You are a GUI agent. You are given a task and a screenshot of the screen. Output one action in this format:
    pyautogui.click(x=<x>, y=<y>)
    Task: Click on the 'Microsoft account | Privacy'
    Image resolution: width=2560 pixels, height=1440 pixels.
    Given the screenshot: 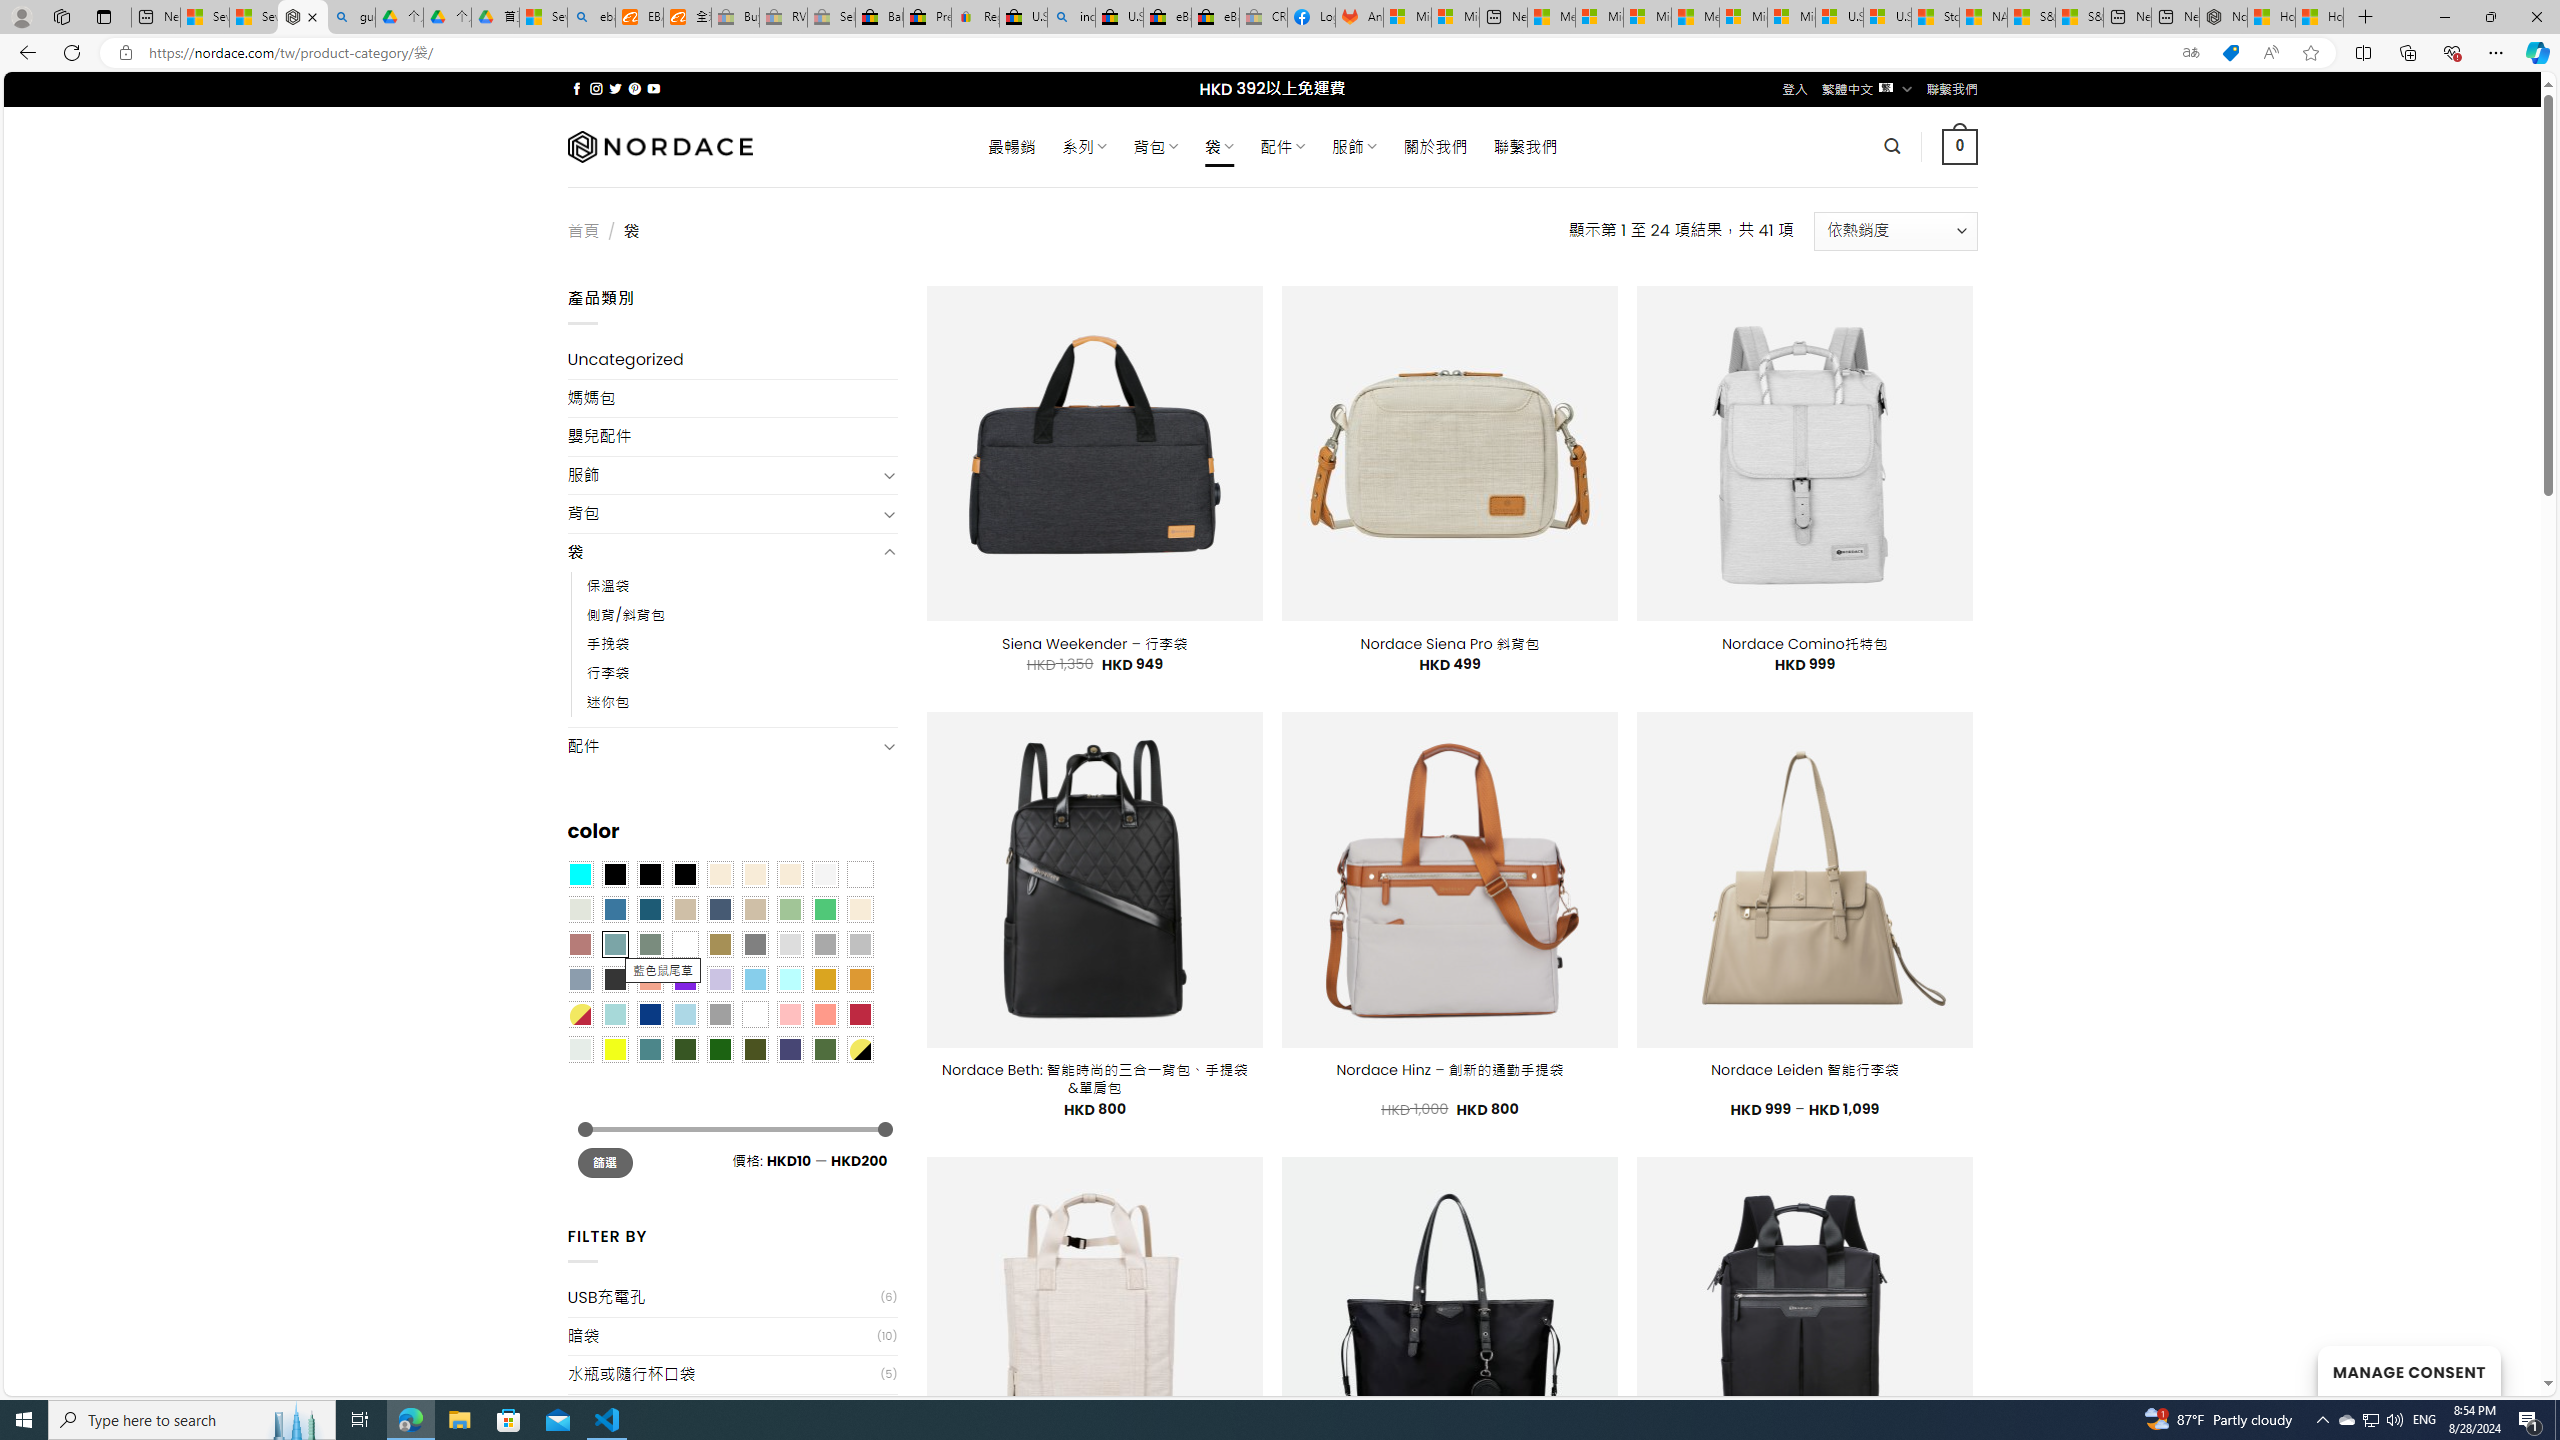 What is the action you would take?
    pyautogui.click(x=1599, y=16)
    